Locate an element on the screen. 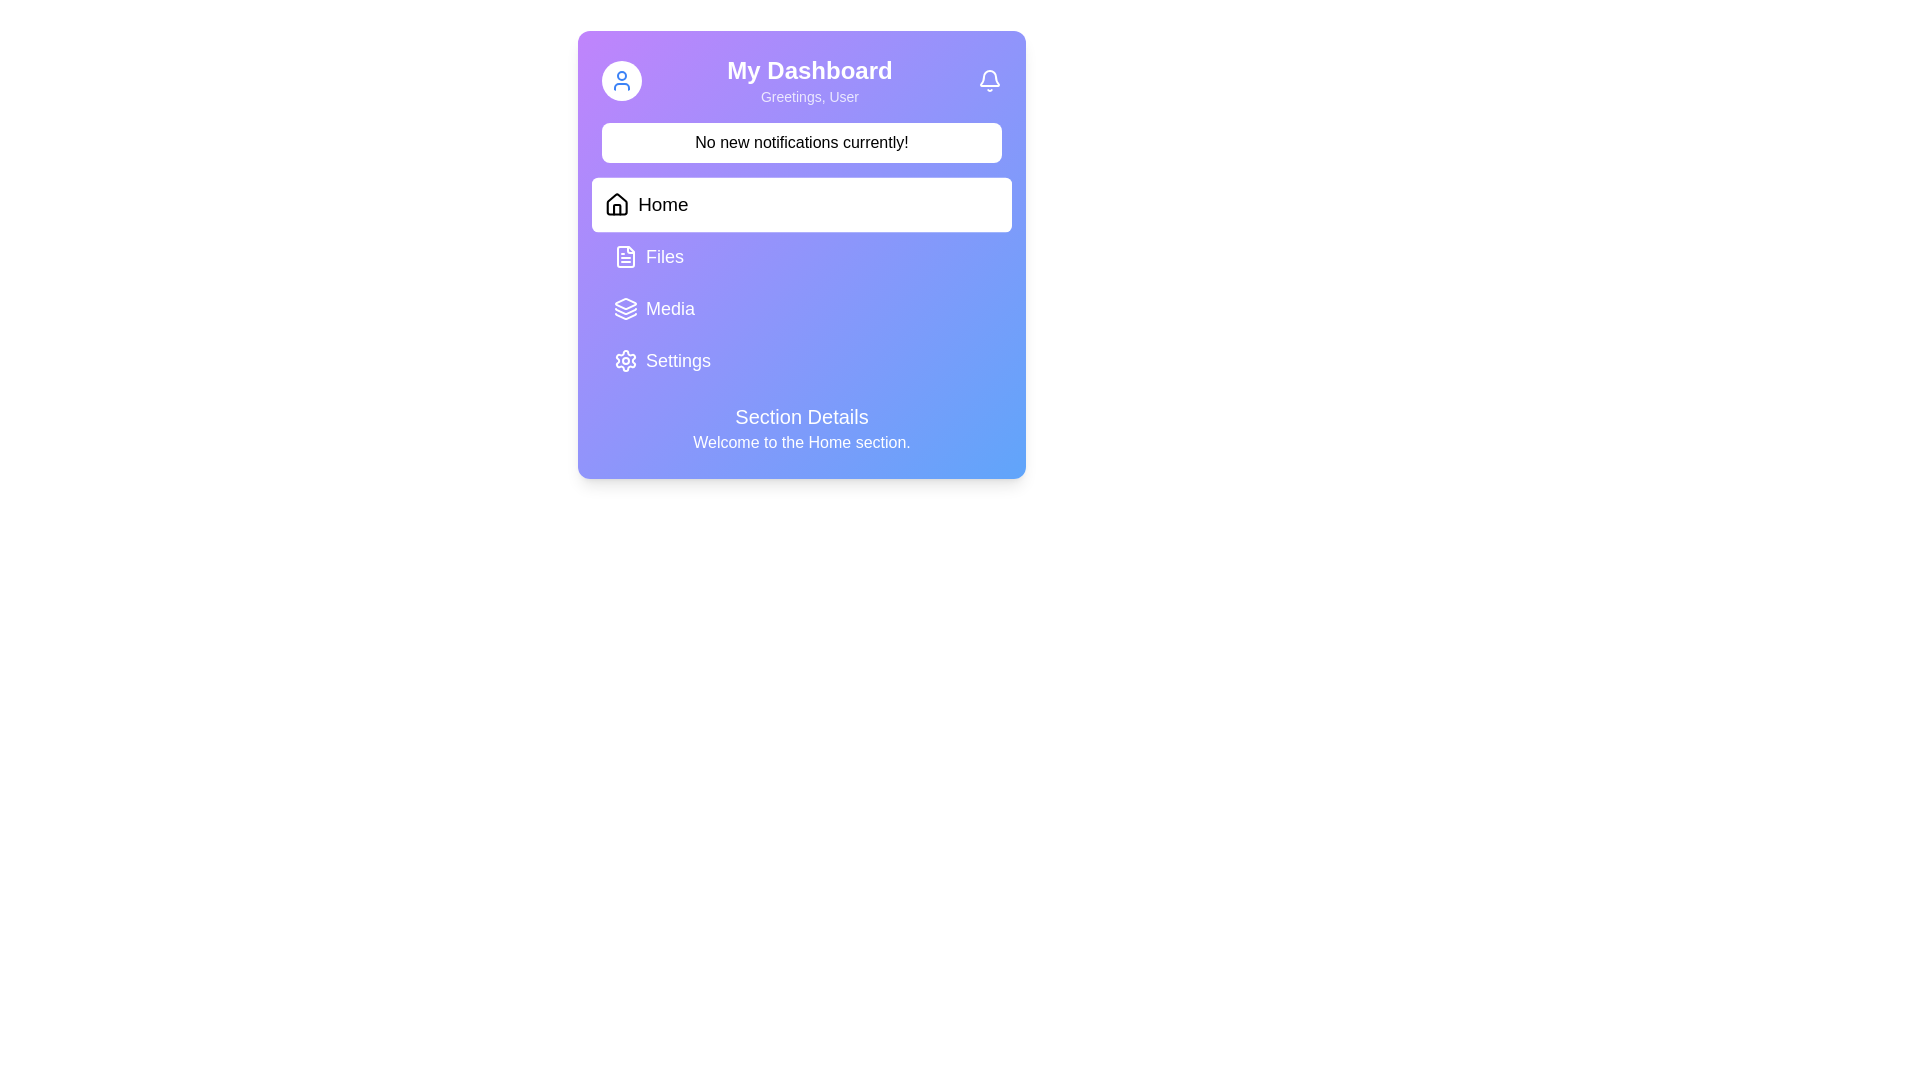  the 'Home' text label component which is a clickable navigation item displayed in bold font next to a house icon is located at coordinates (663, 204).